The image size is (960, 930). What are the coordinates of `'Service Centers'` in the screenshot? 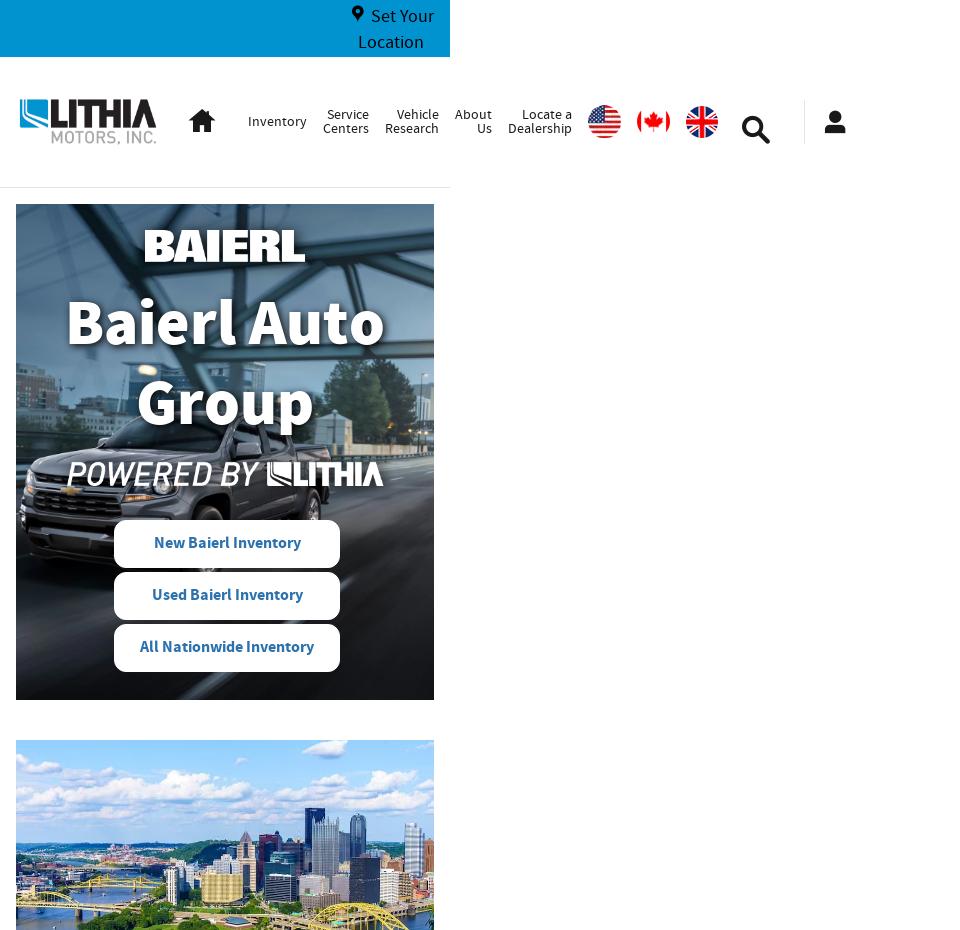 It's located at (345, 120).